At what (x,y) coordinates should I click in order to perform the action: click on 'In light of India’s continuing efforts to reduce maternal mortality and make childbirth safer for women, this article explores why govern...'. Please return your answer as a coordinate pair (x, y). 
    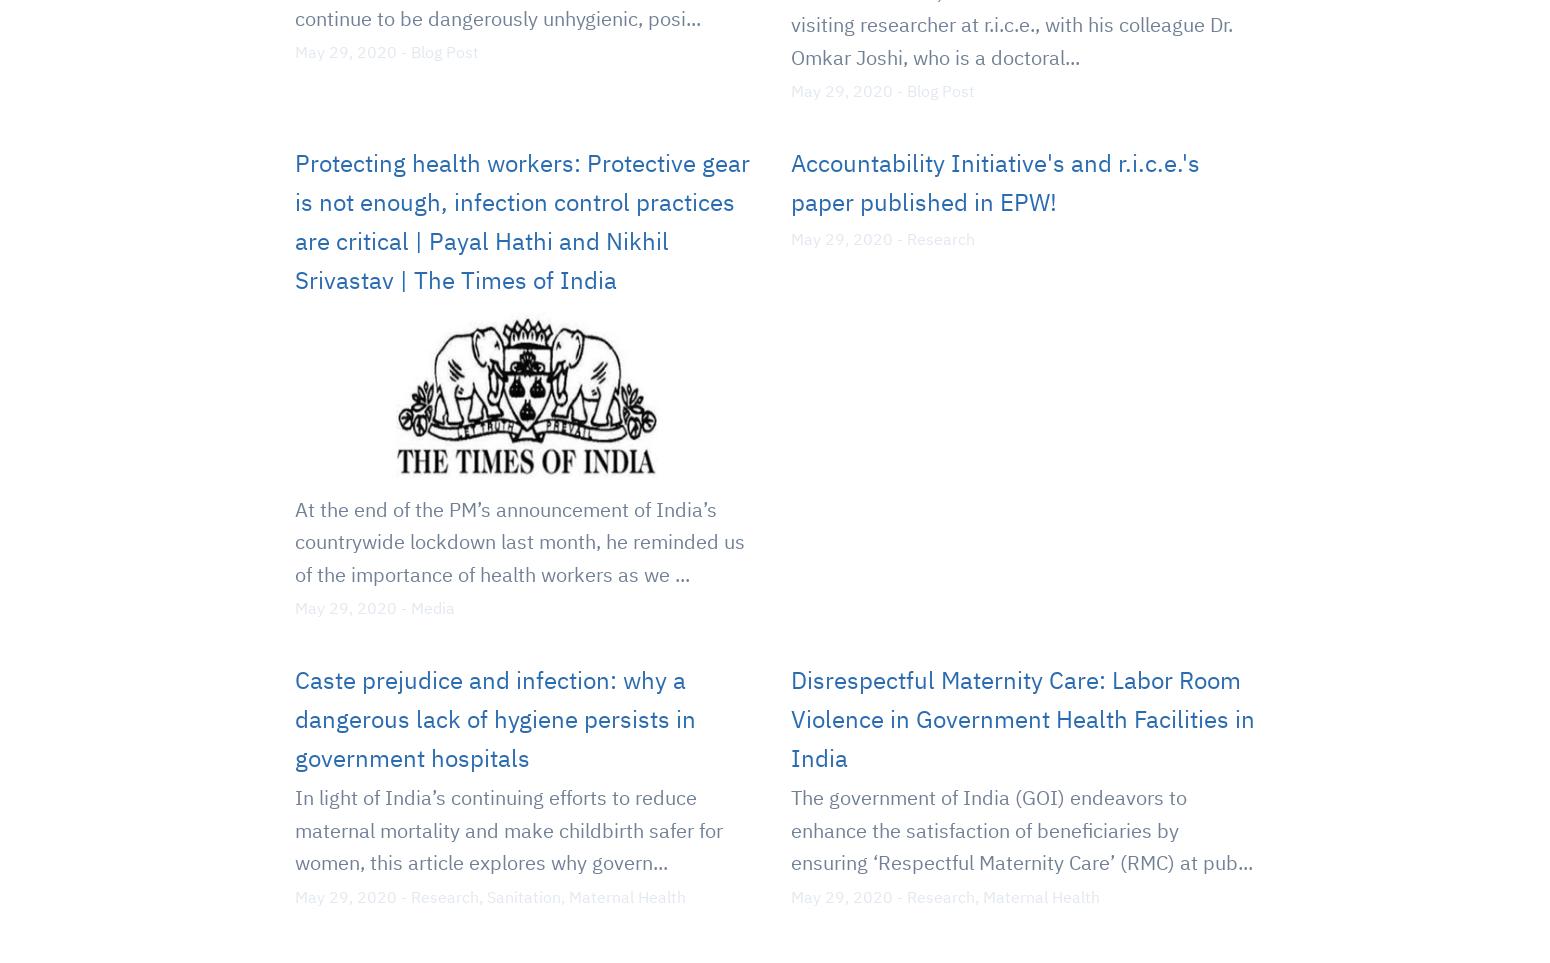
    Looking at the image, I should click on (294, 829).